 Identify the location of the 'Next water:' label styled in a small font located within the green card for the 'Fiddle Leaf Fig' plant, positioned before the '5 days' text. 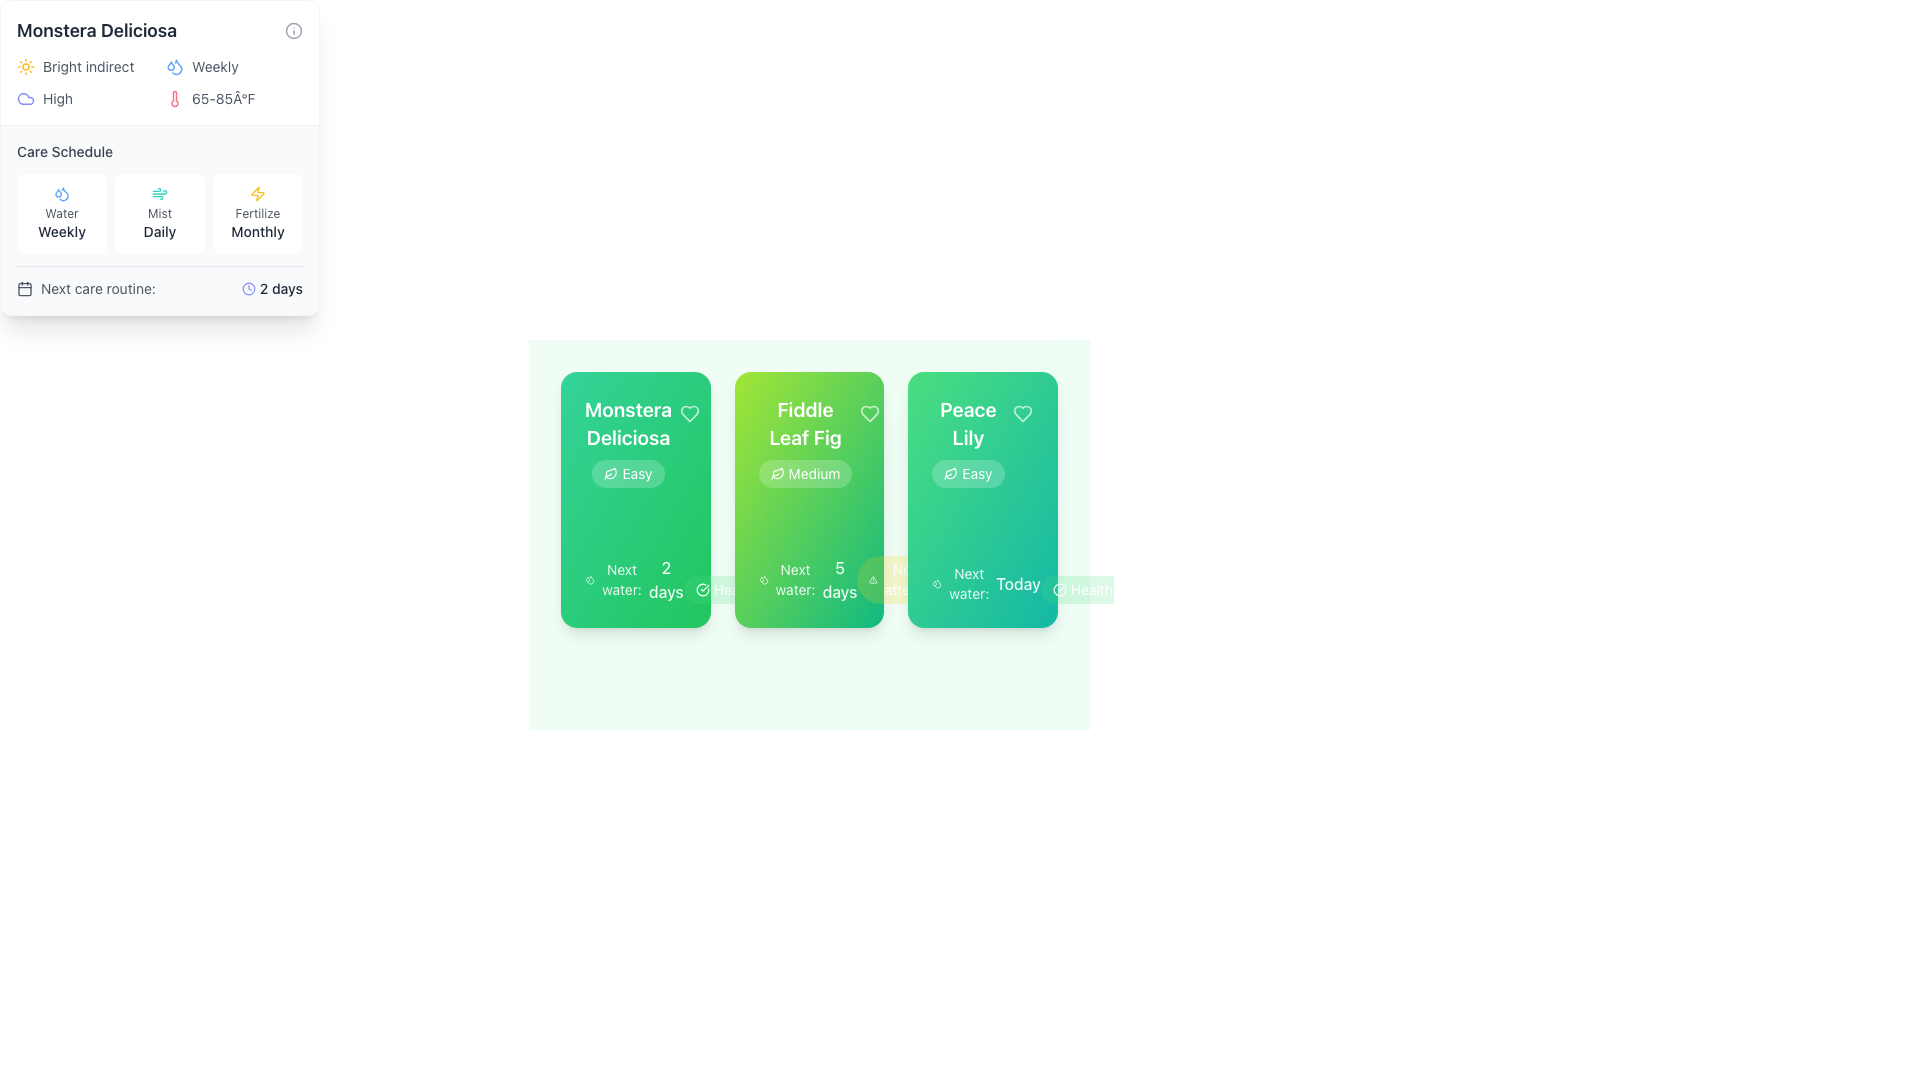
(794, 579).